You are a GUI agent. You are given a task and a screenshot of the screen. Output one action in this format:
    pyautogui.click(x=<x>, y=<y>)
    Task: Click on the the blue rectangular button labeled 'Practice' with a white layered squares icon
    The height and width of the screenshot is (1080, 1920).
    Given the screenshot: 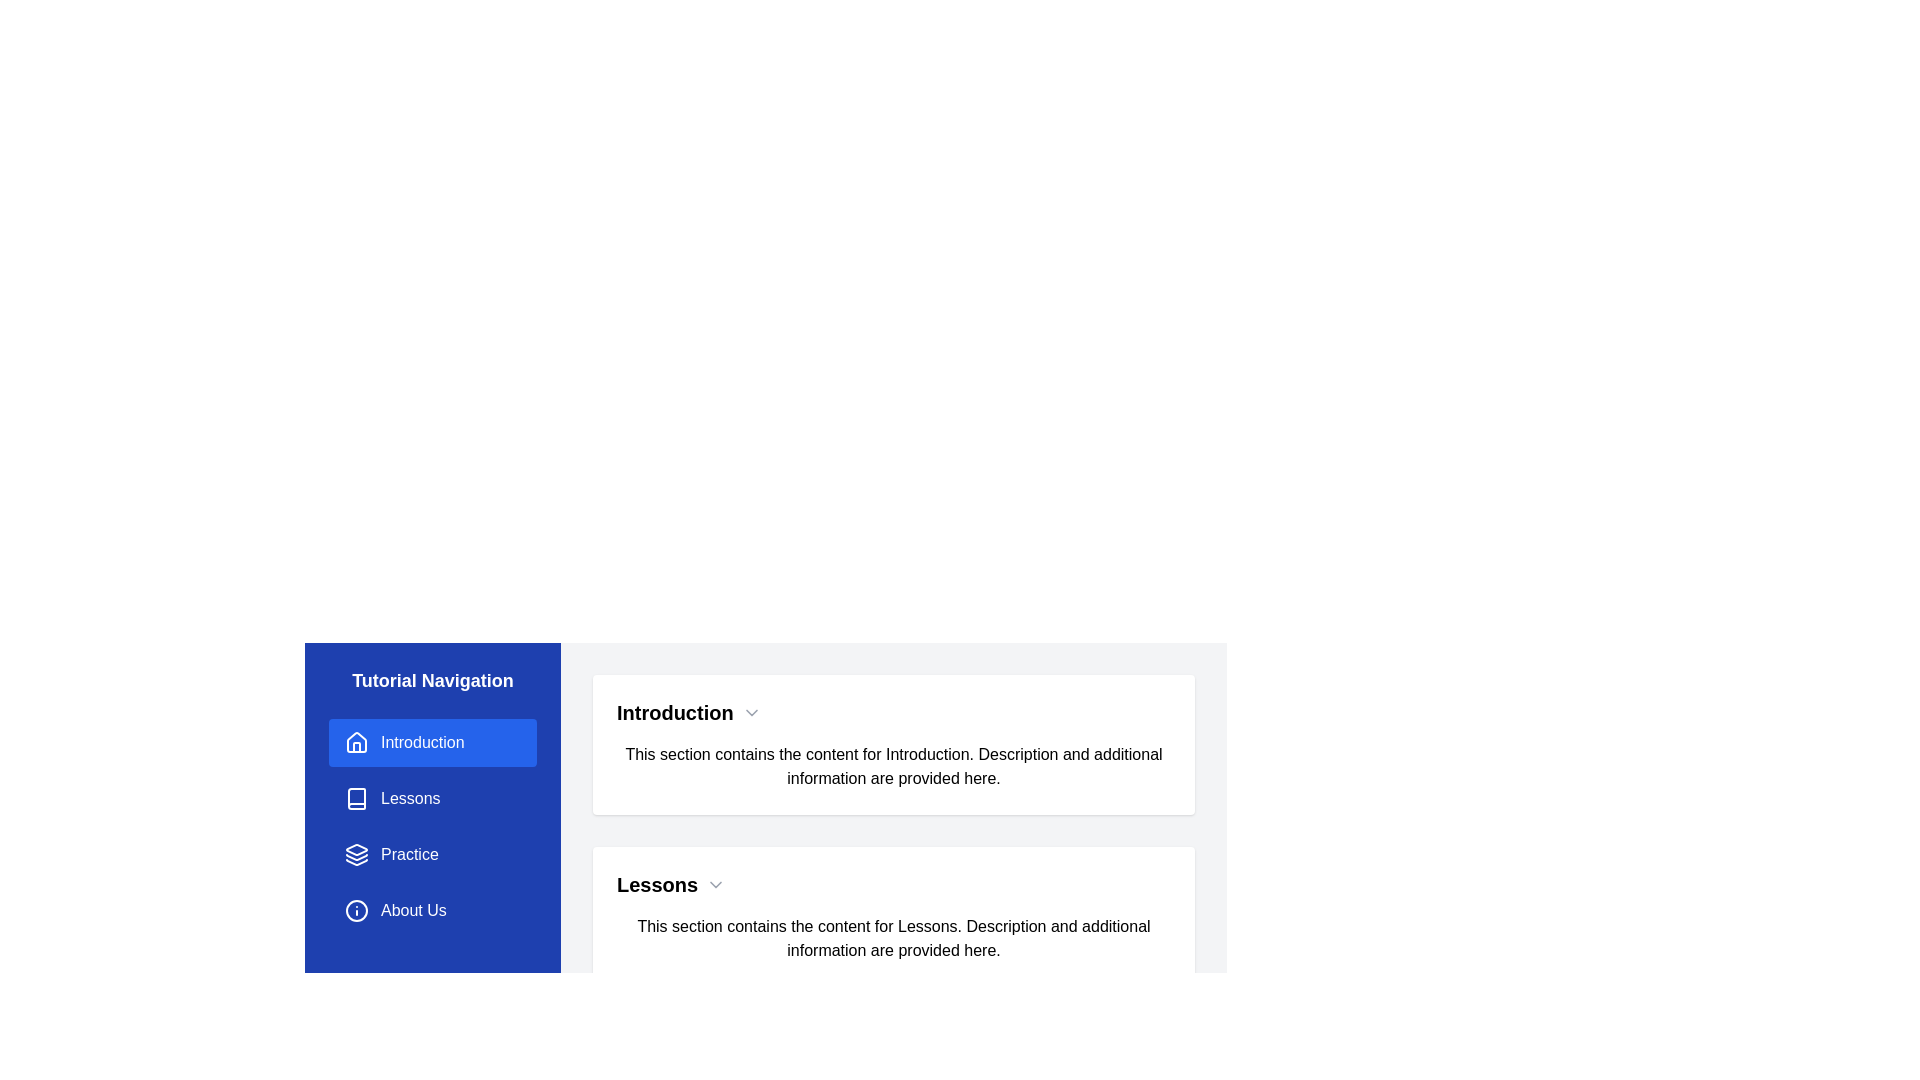 What is the action you would take?
    pyautogui.click(x=431, y=855)
    